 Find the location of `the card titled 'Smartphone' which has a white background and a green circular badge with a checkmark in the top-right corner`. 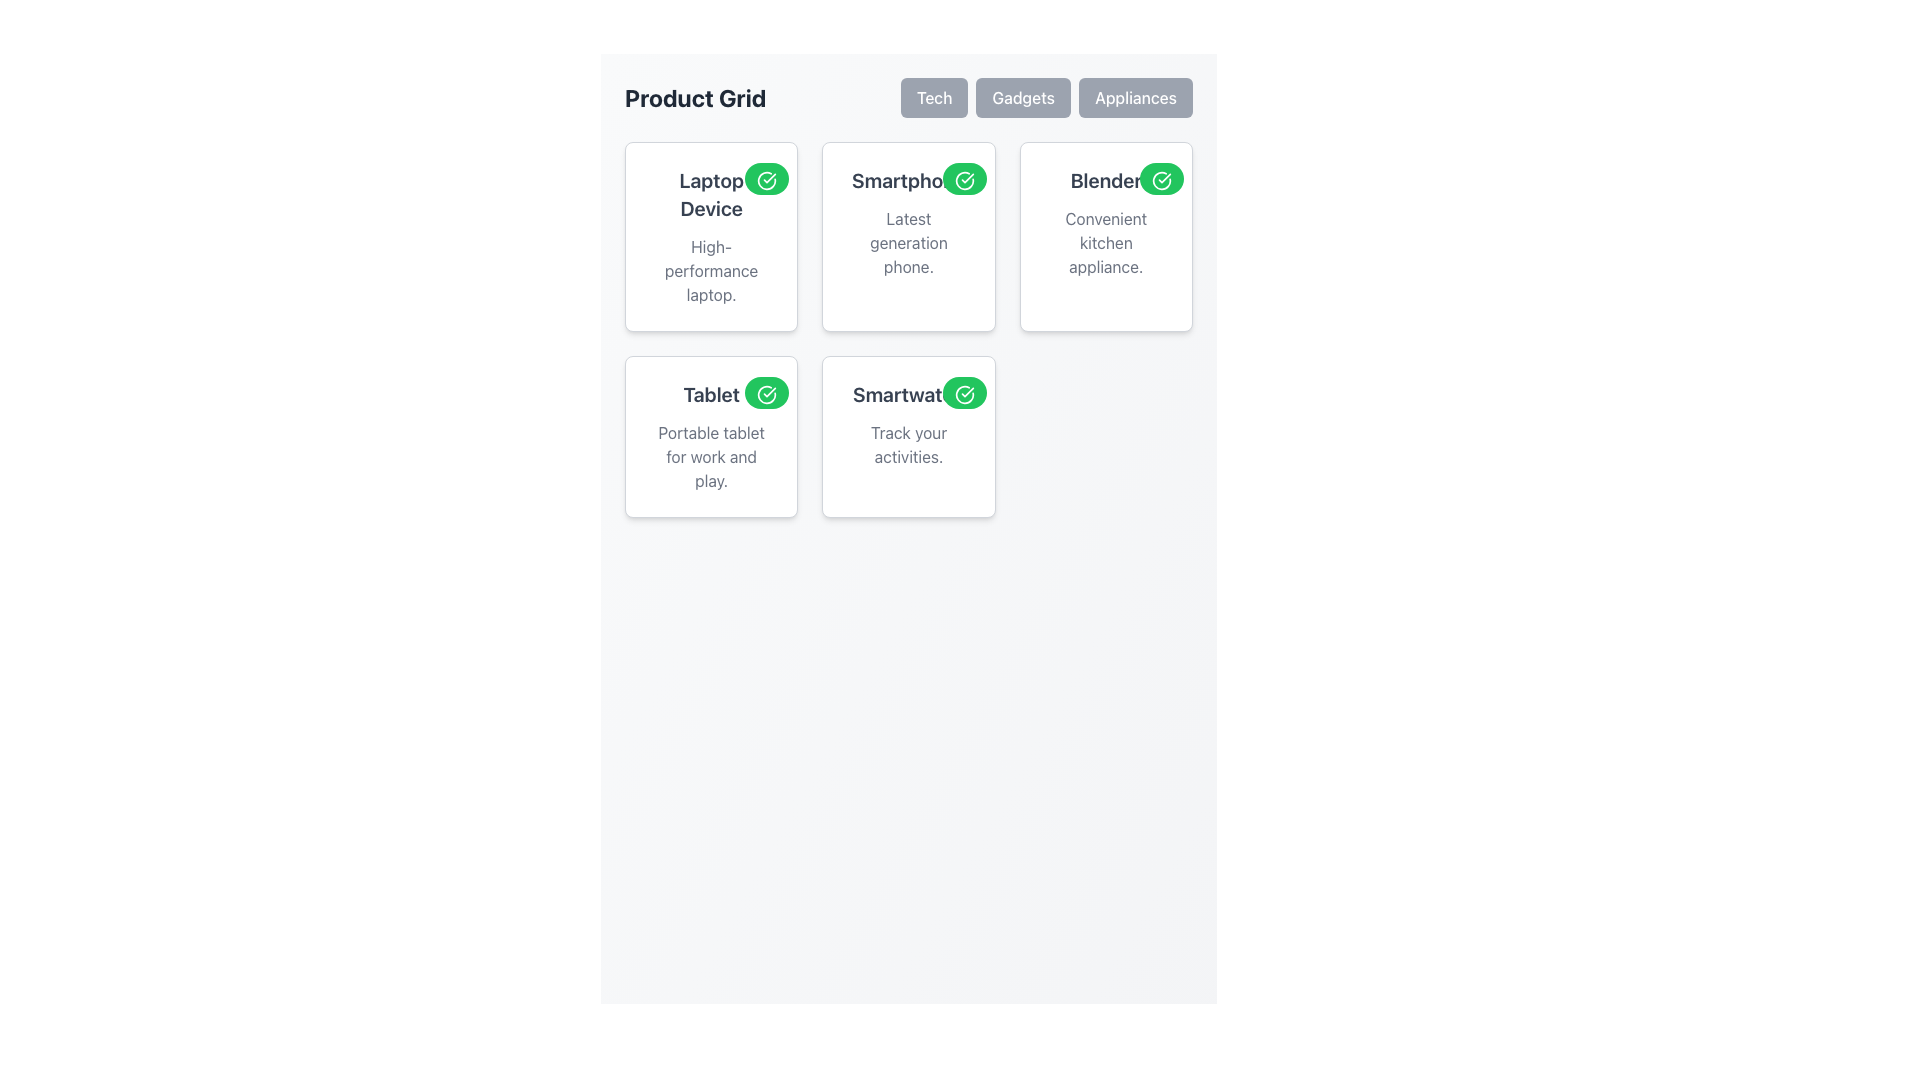

the card titled 'Smartphone' which has a white background and a green circular badge with a checkmark in the top-right corner is located at coordinates (907, 235).